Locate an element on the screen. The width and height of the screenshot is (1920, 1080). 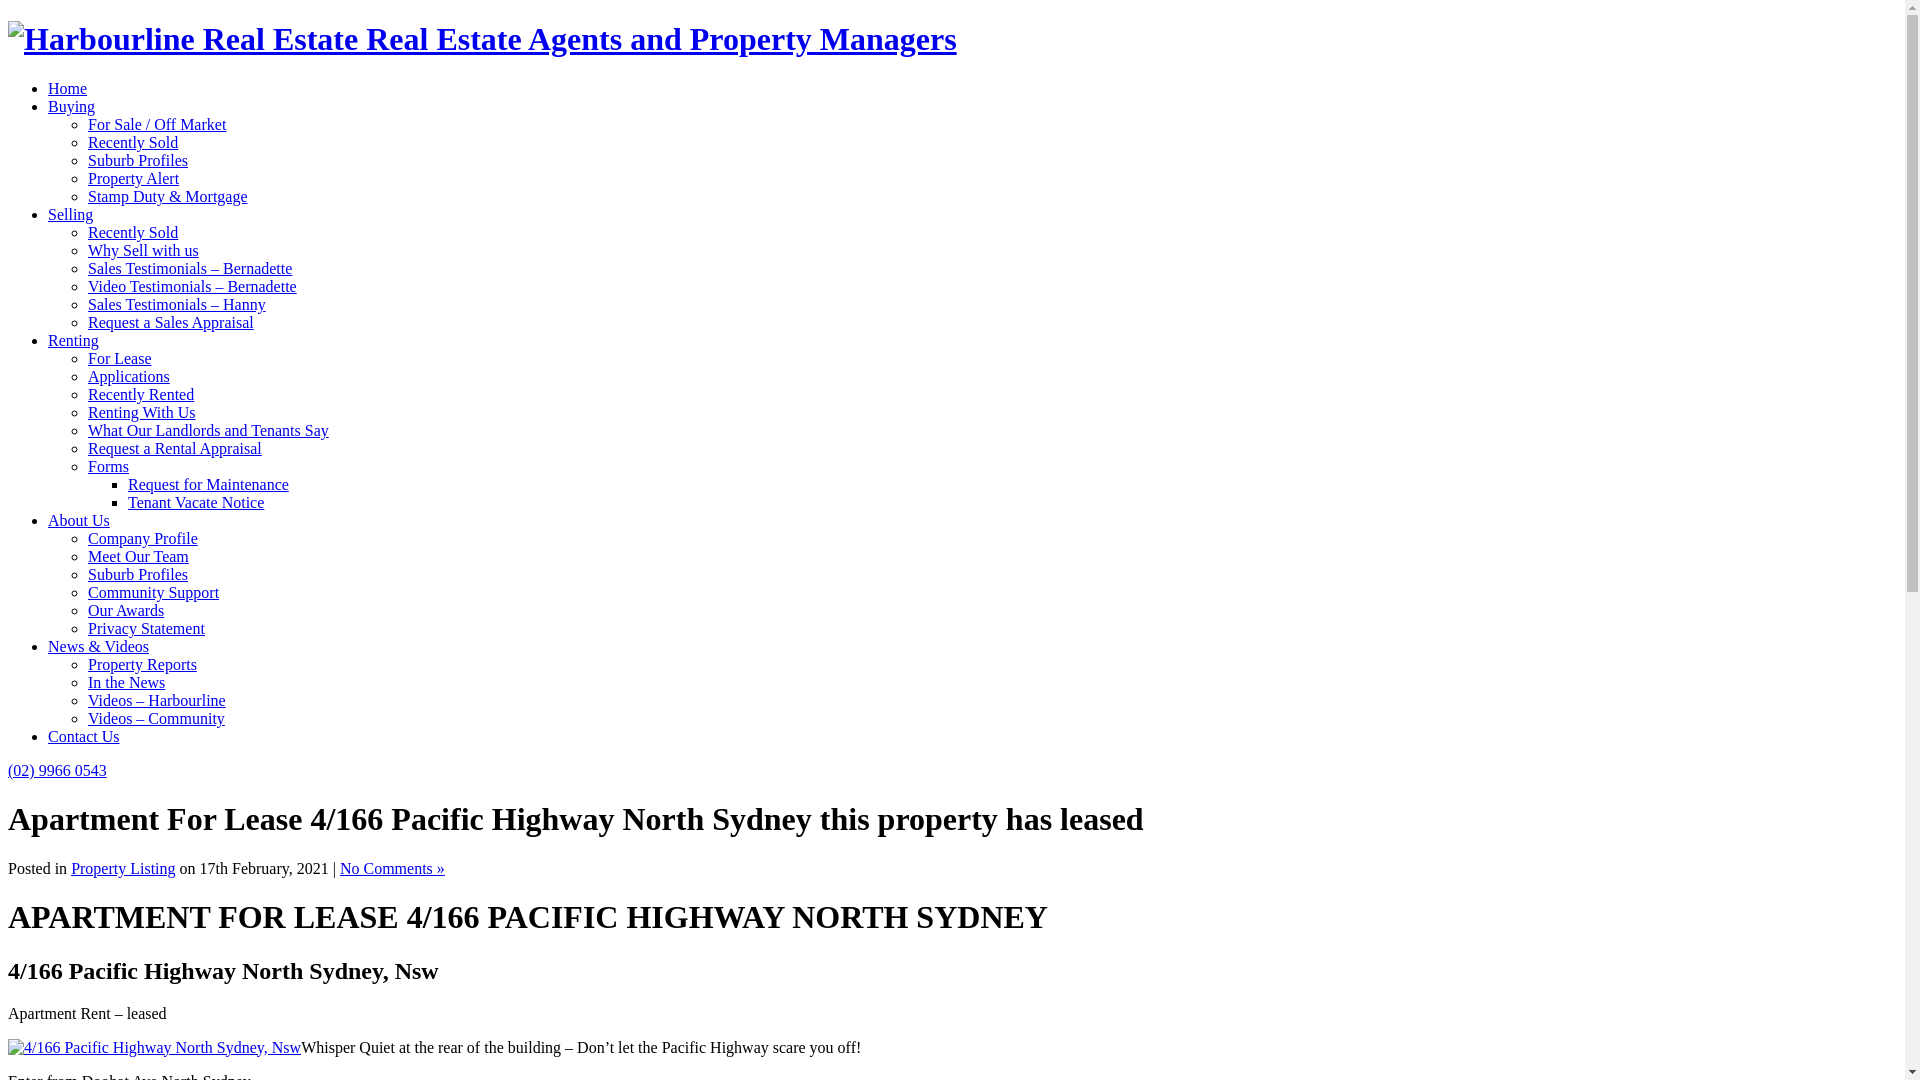
'News & Videos' is located at coordinates (97, 646).